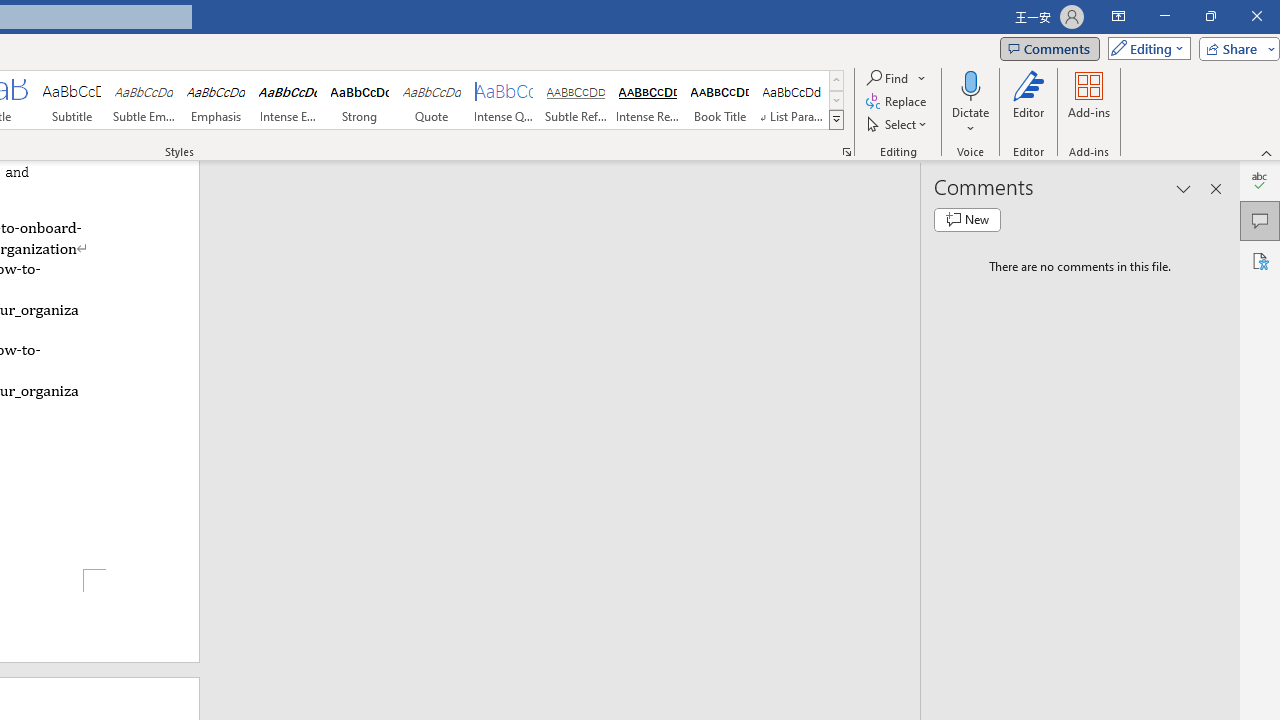  I want to click on 'Intense Quote', so click(504, 100).